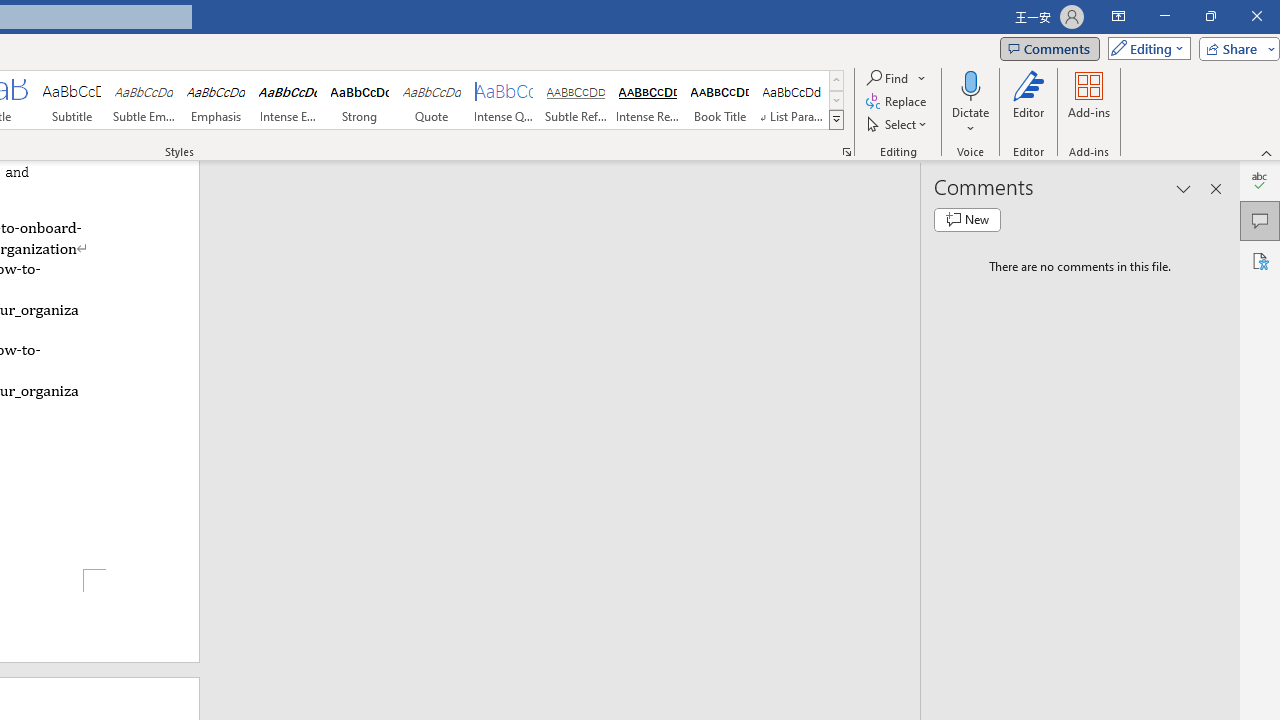  I want to click on 'Intense Quote', so click(504, 100).